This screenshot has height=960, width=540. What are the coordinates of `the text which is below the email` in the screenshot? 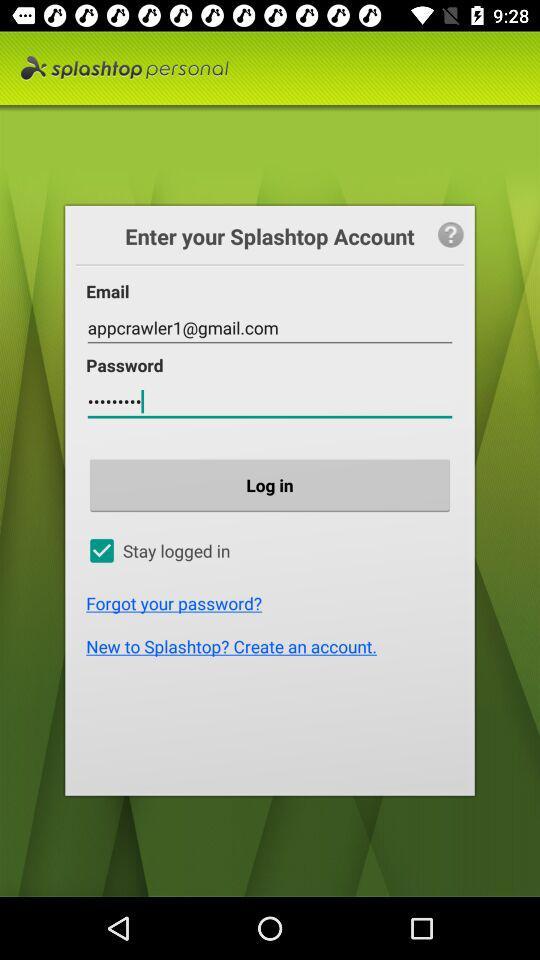 It's located at (270, 328).